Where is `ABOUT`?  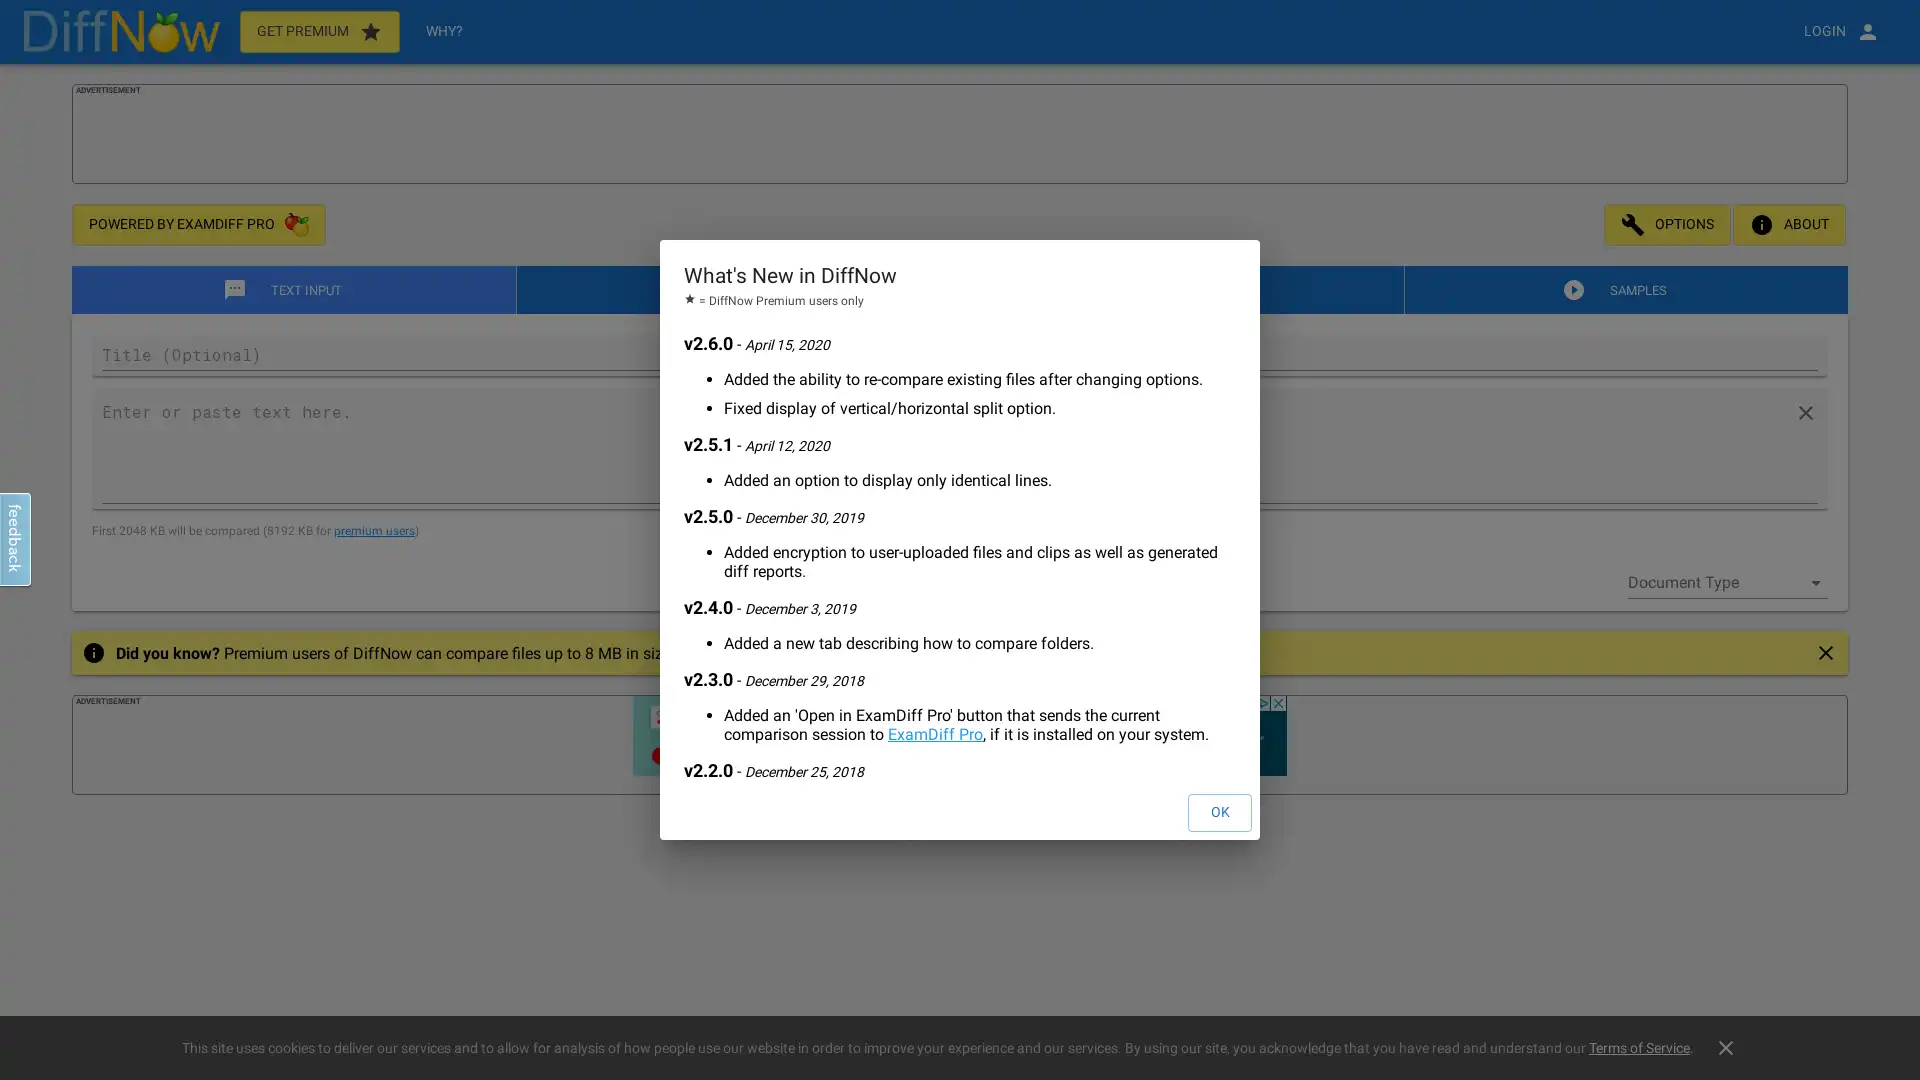
ABOUT is located at coordinates (1789, 224).